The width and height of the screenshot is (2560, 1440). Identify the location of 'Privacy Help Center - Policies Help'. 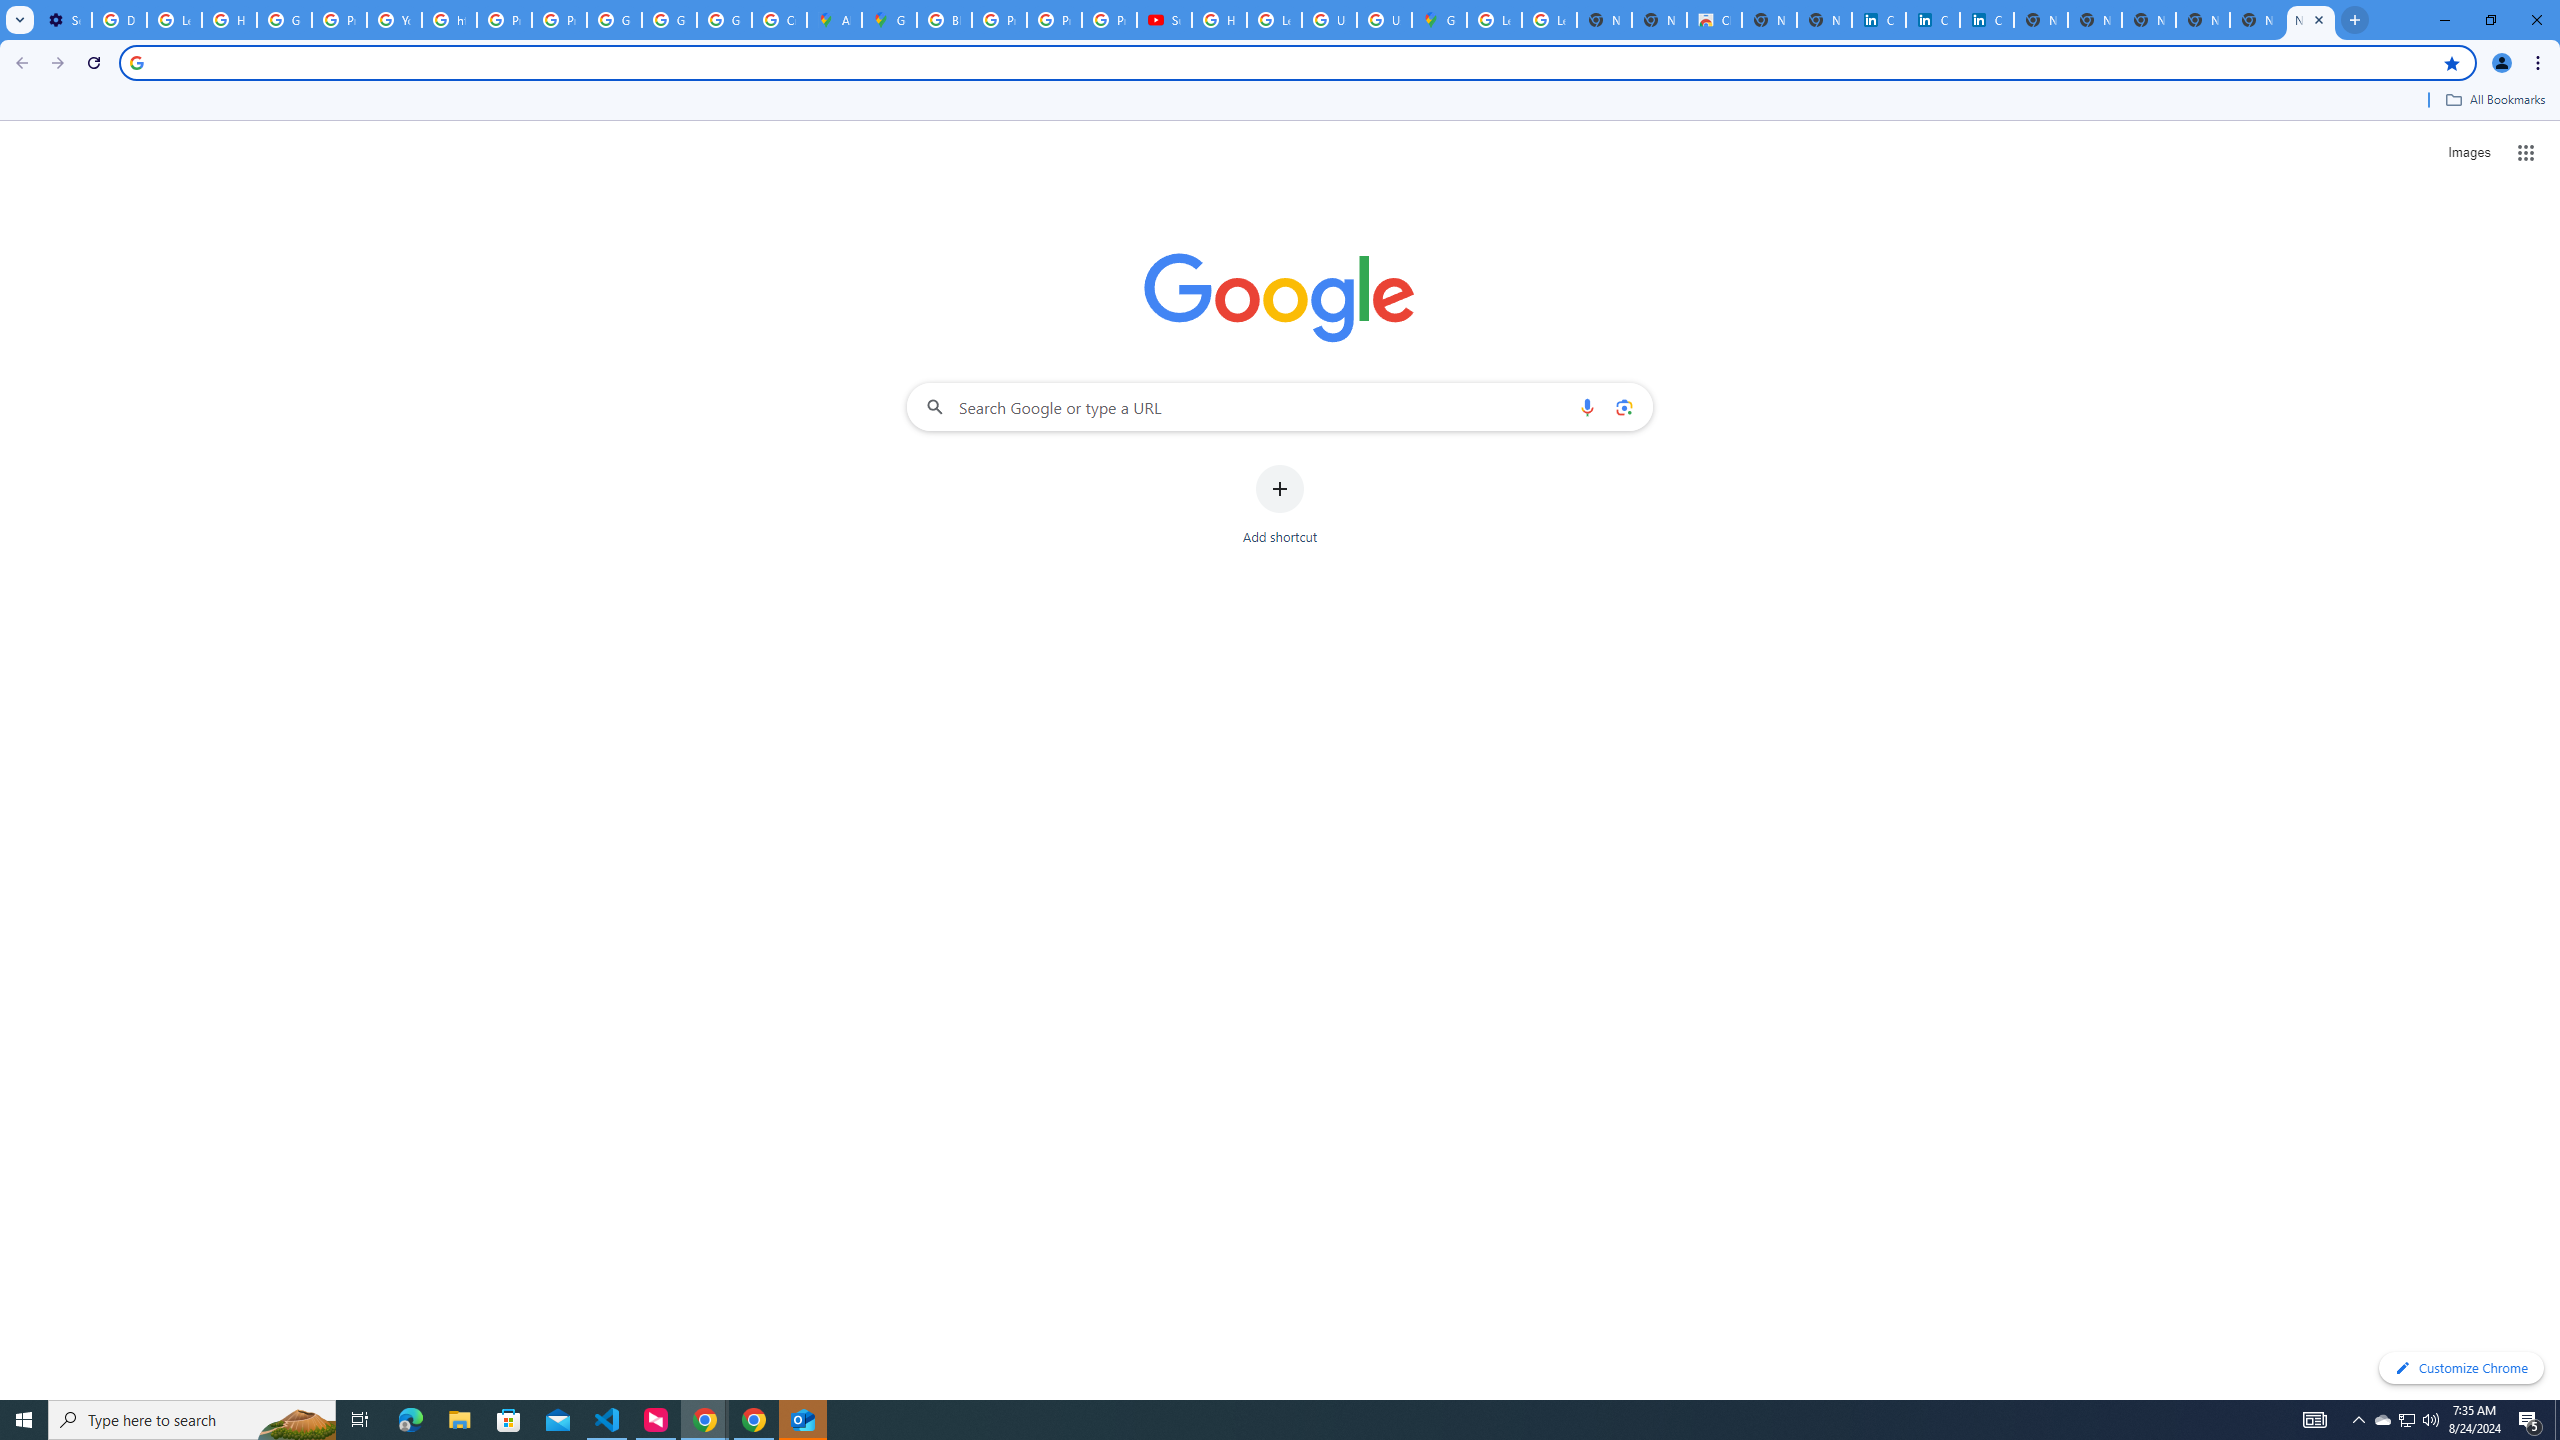
(1053, 19).